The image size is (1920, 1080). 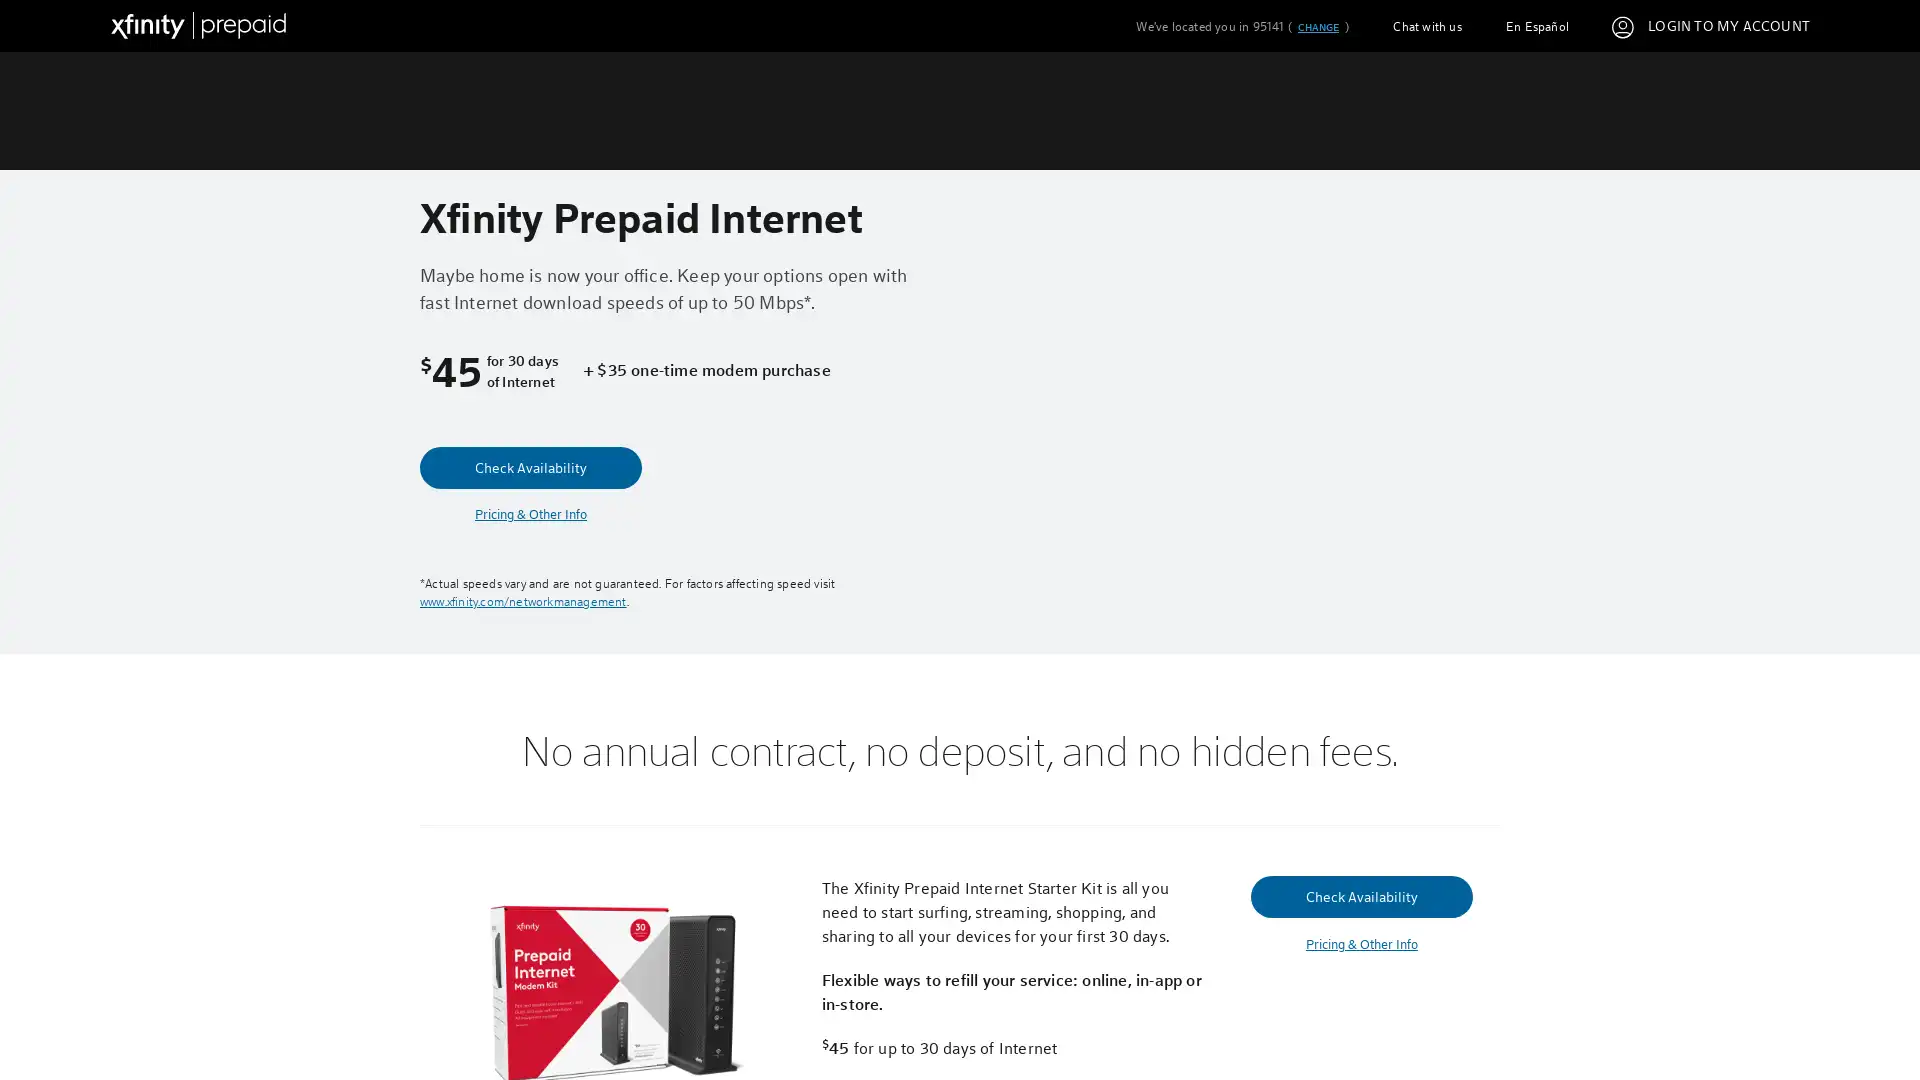 I want to click on Check Availability, so click(x=1360, y=894).